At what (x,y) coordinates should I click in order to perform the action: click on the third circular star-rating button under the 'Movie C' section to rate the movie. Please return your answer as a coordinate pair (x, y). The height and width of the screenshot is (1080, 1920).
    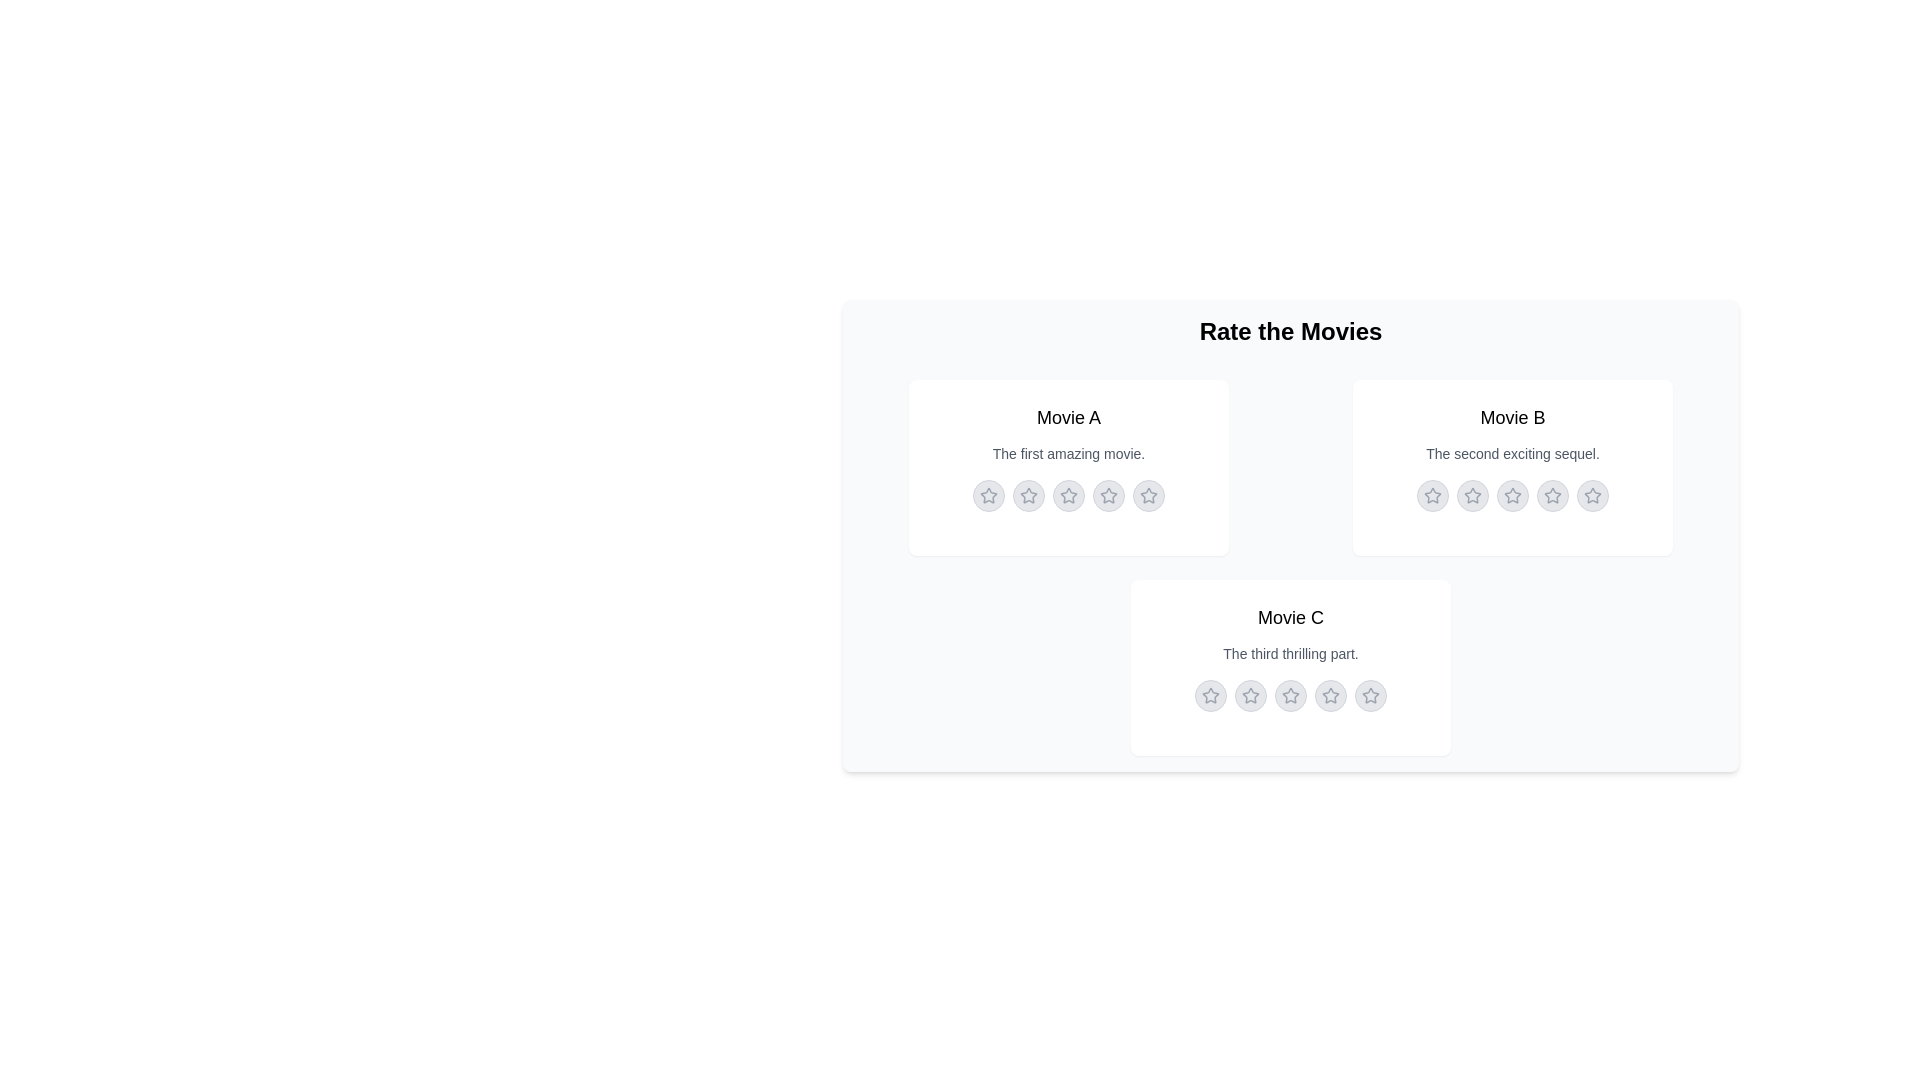
    Looking at the image, I should click on (1291, 694).